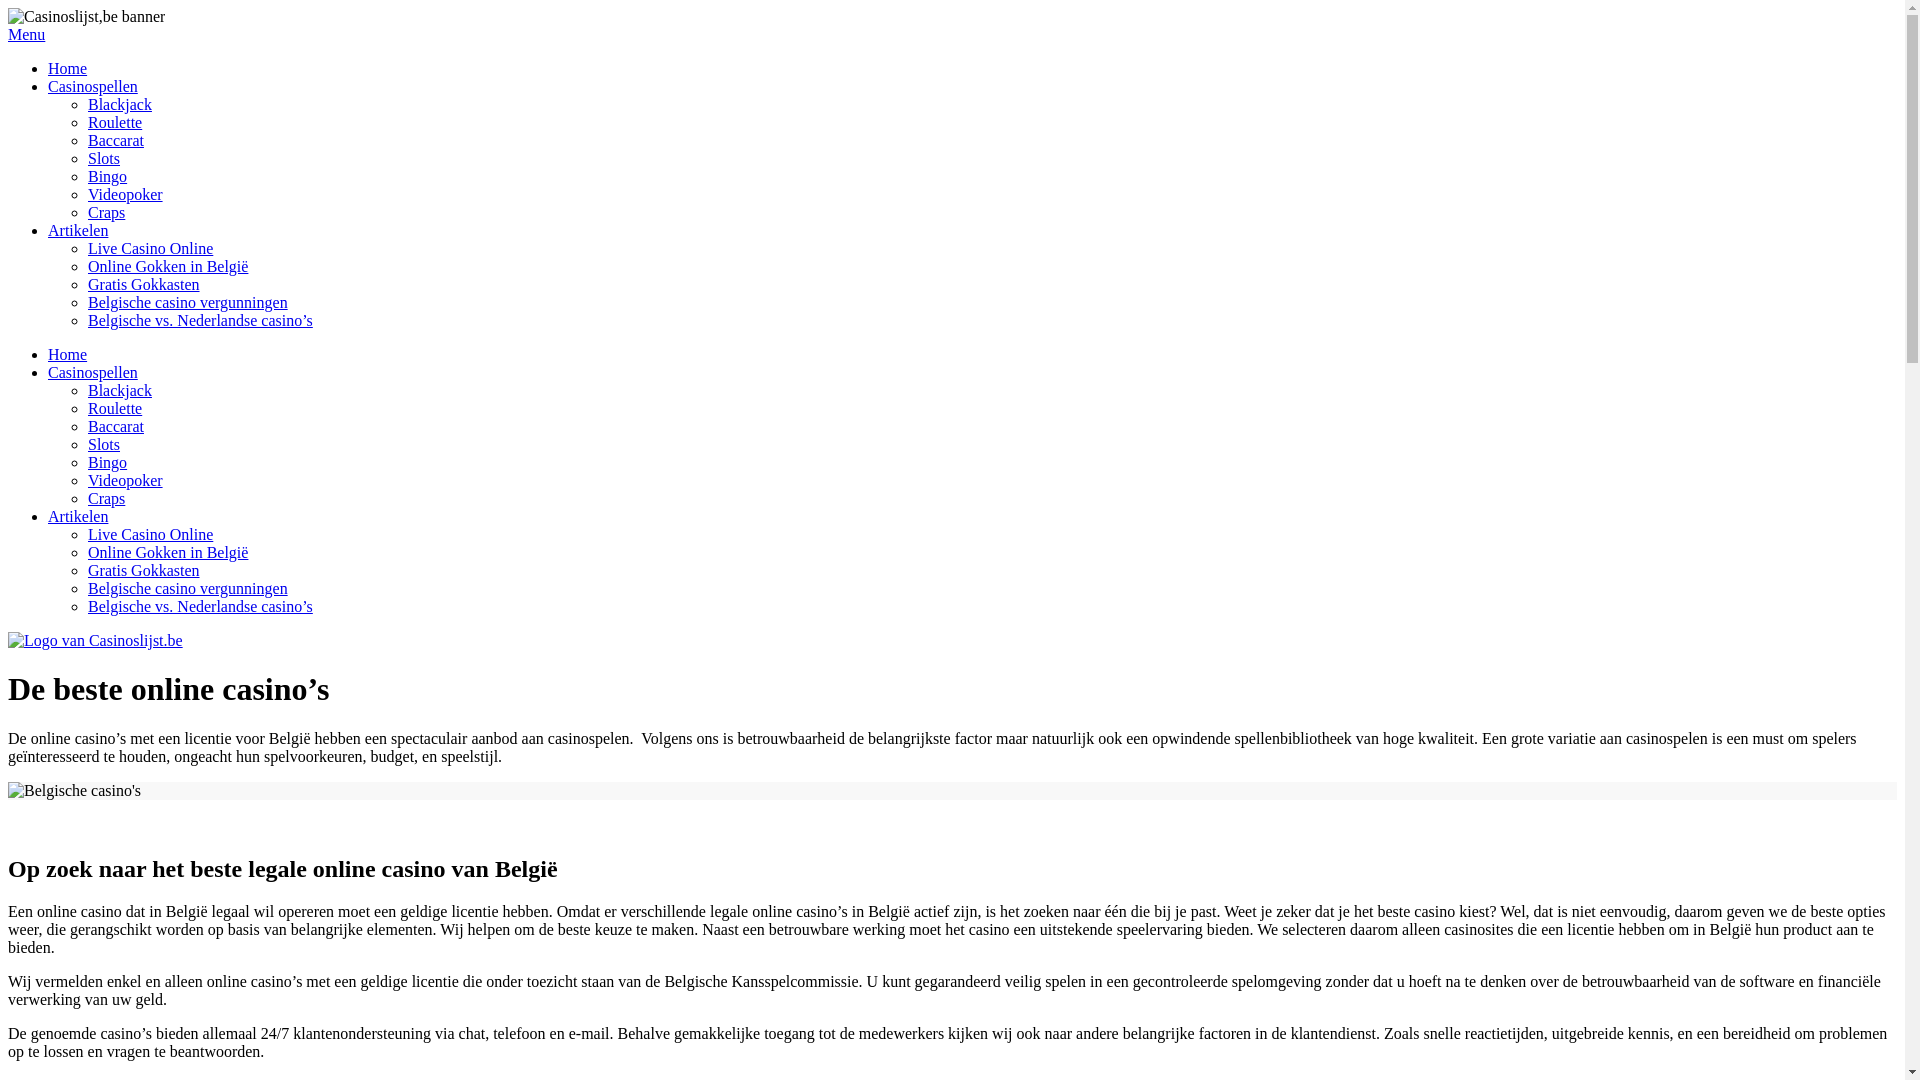  What do you see at coordinates (91, 85) in the screenshot?
I see `'Casinospellen'` at bounding box center [91, 85].